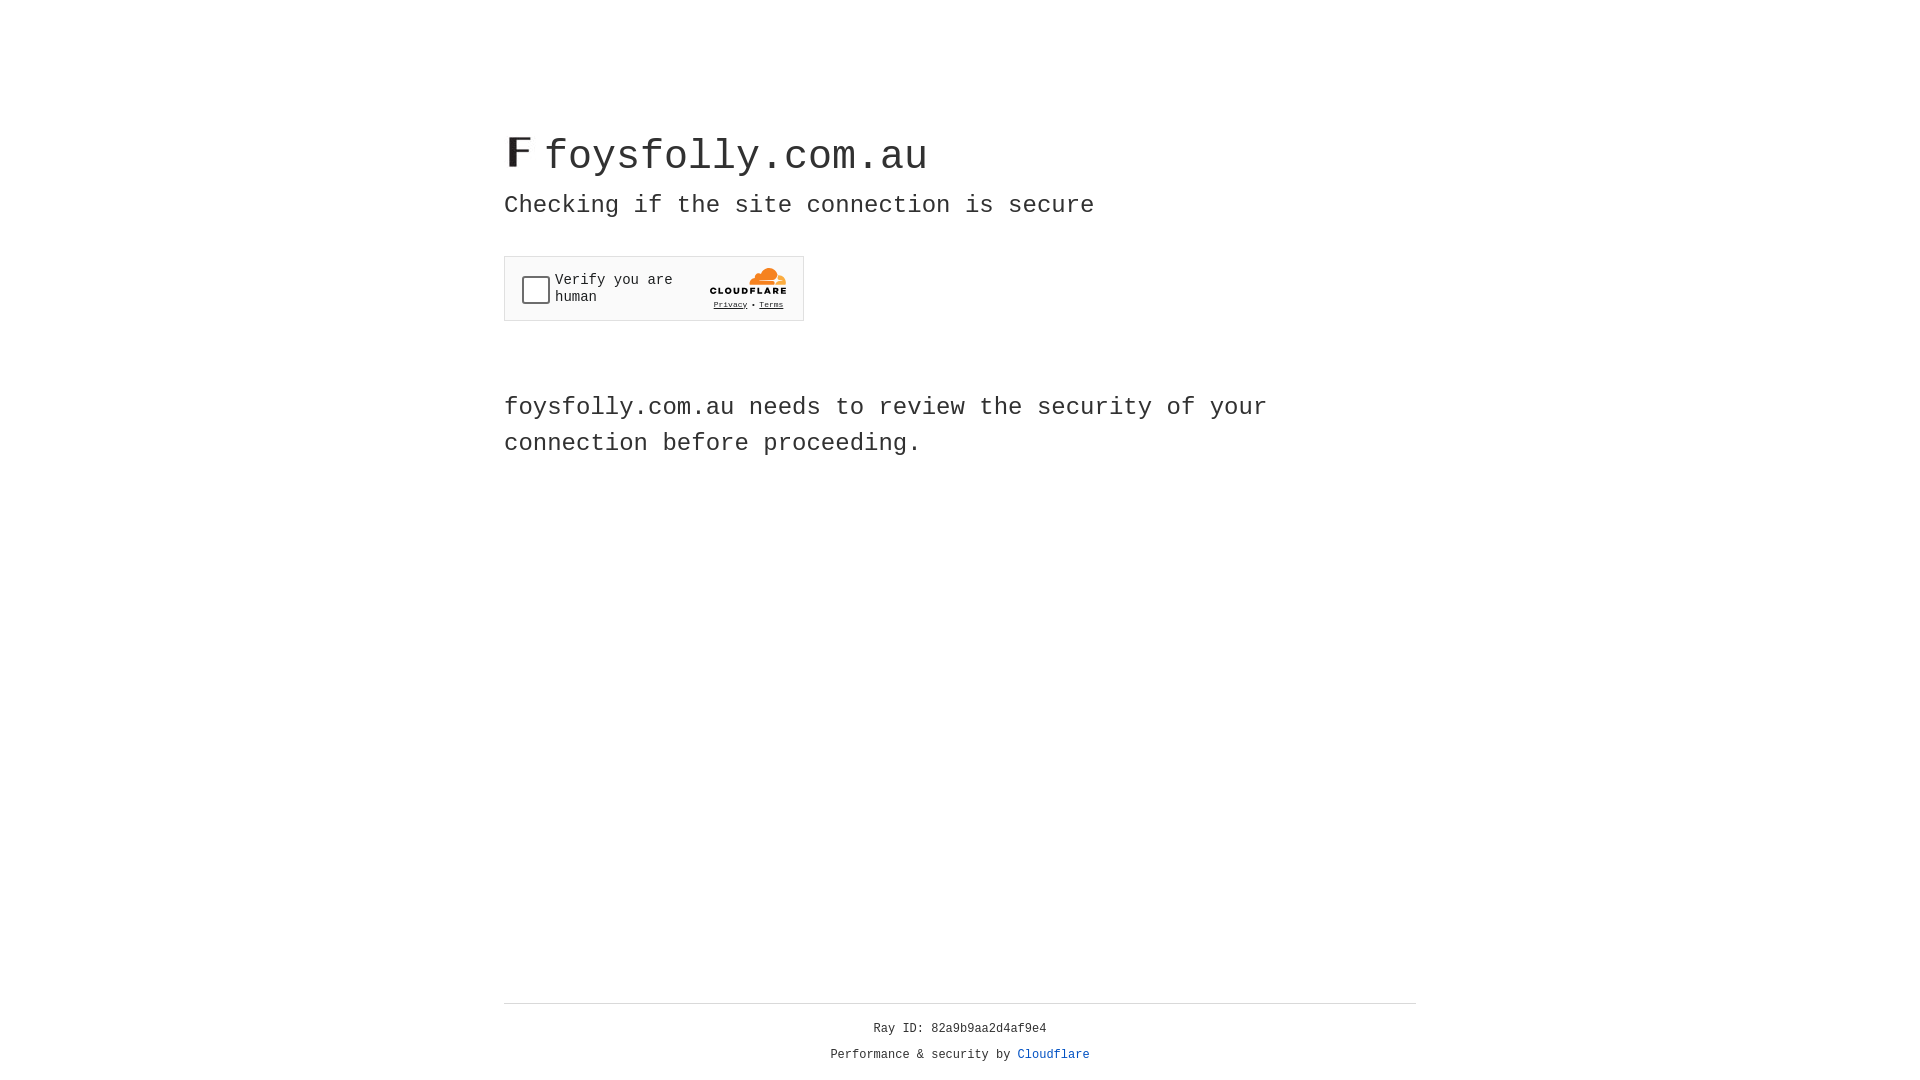 Image resolution: width=1920 pixels, height=1080 pixels. I want to click on 'Cloudflare', so click(1053, 1054).